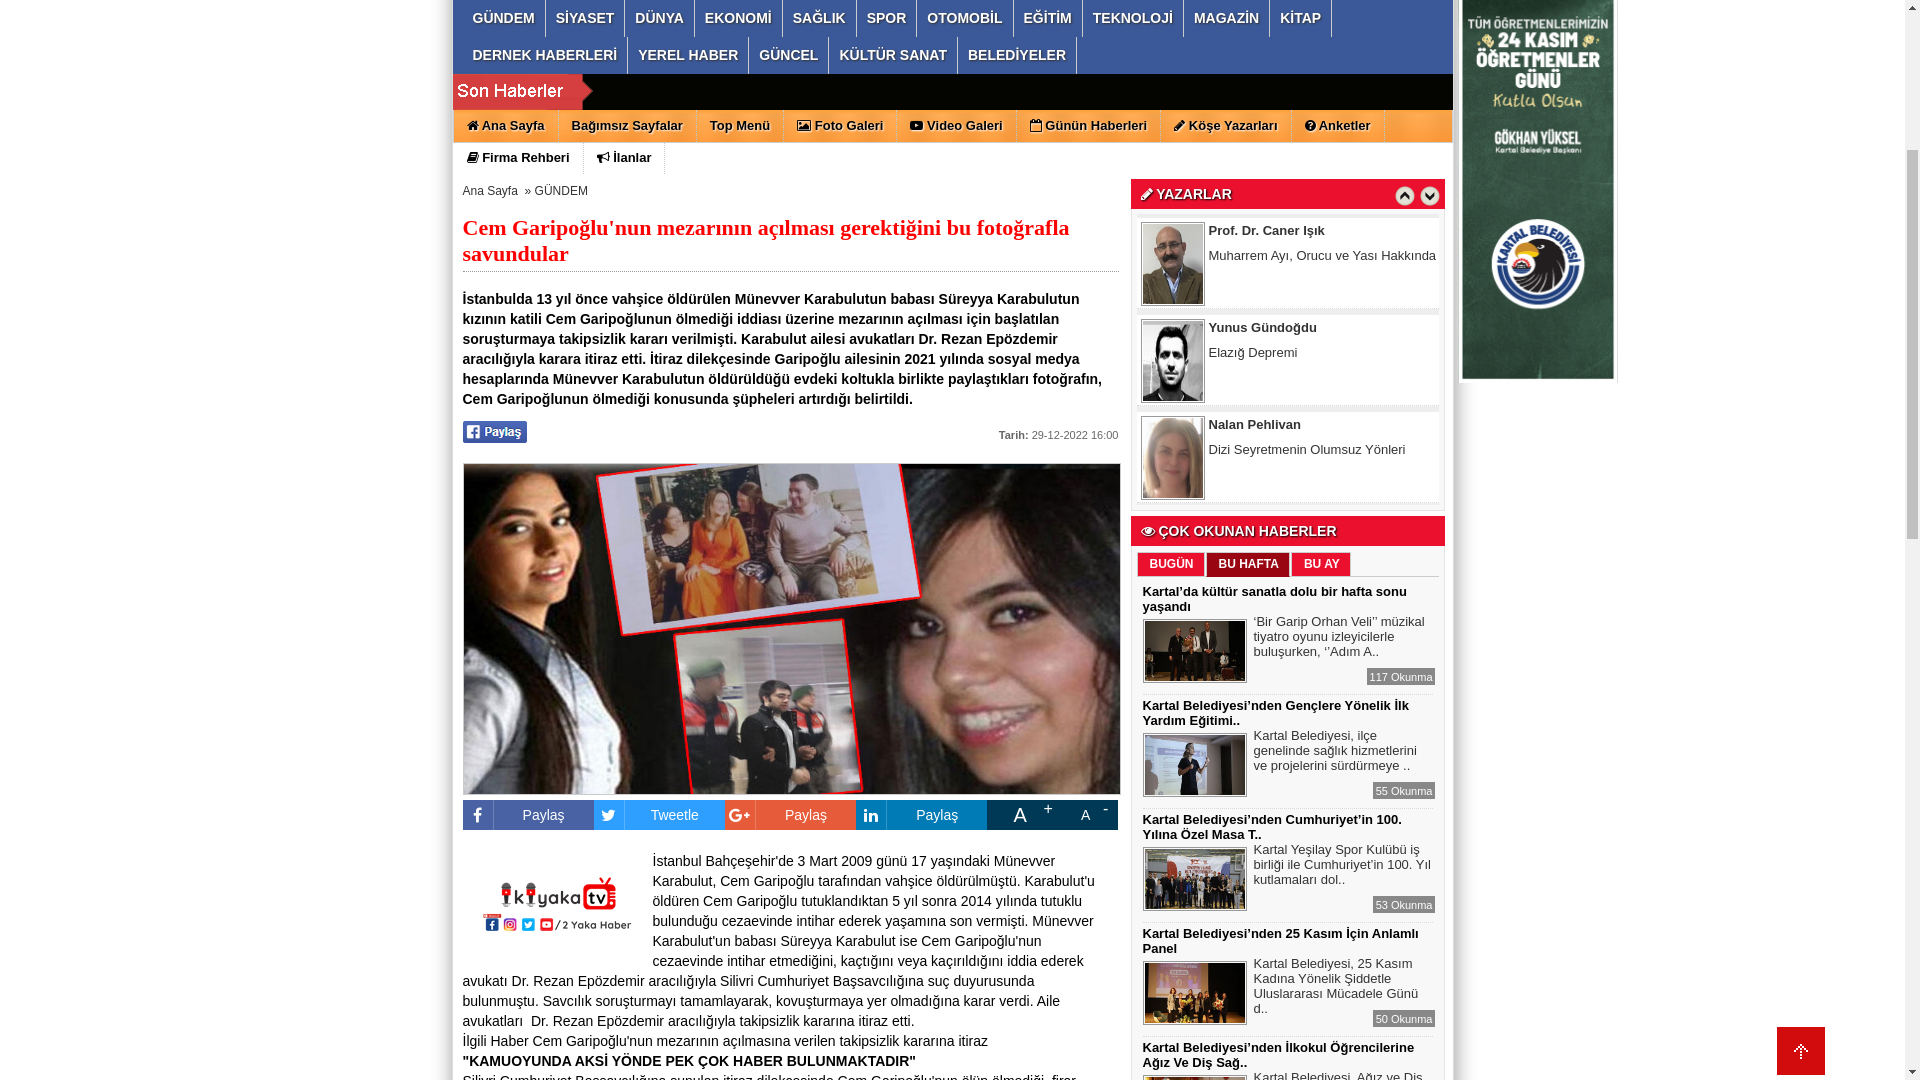 The height and width of the screenshot is (1080, 1920). I want to click on 'Twitter Tweet Button', so click(647, 805).